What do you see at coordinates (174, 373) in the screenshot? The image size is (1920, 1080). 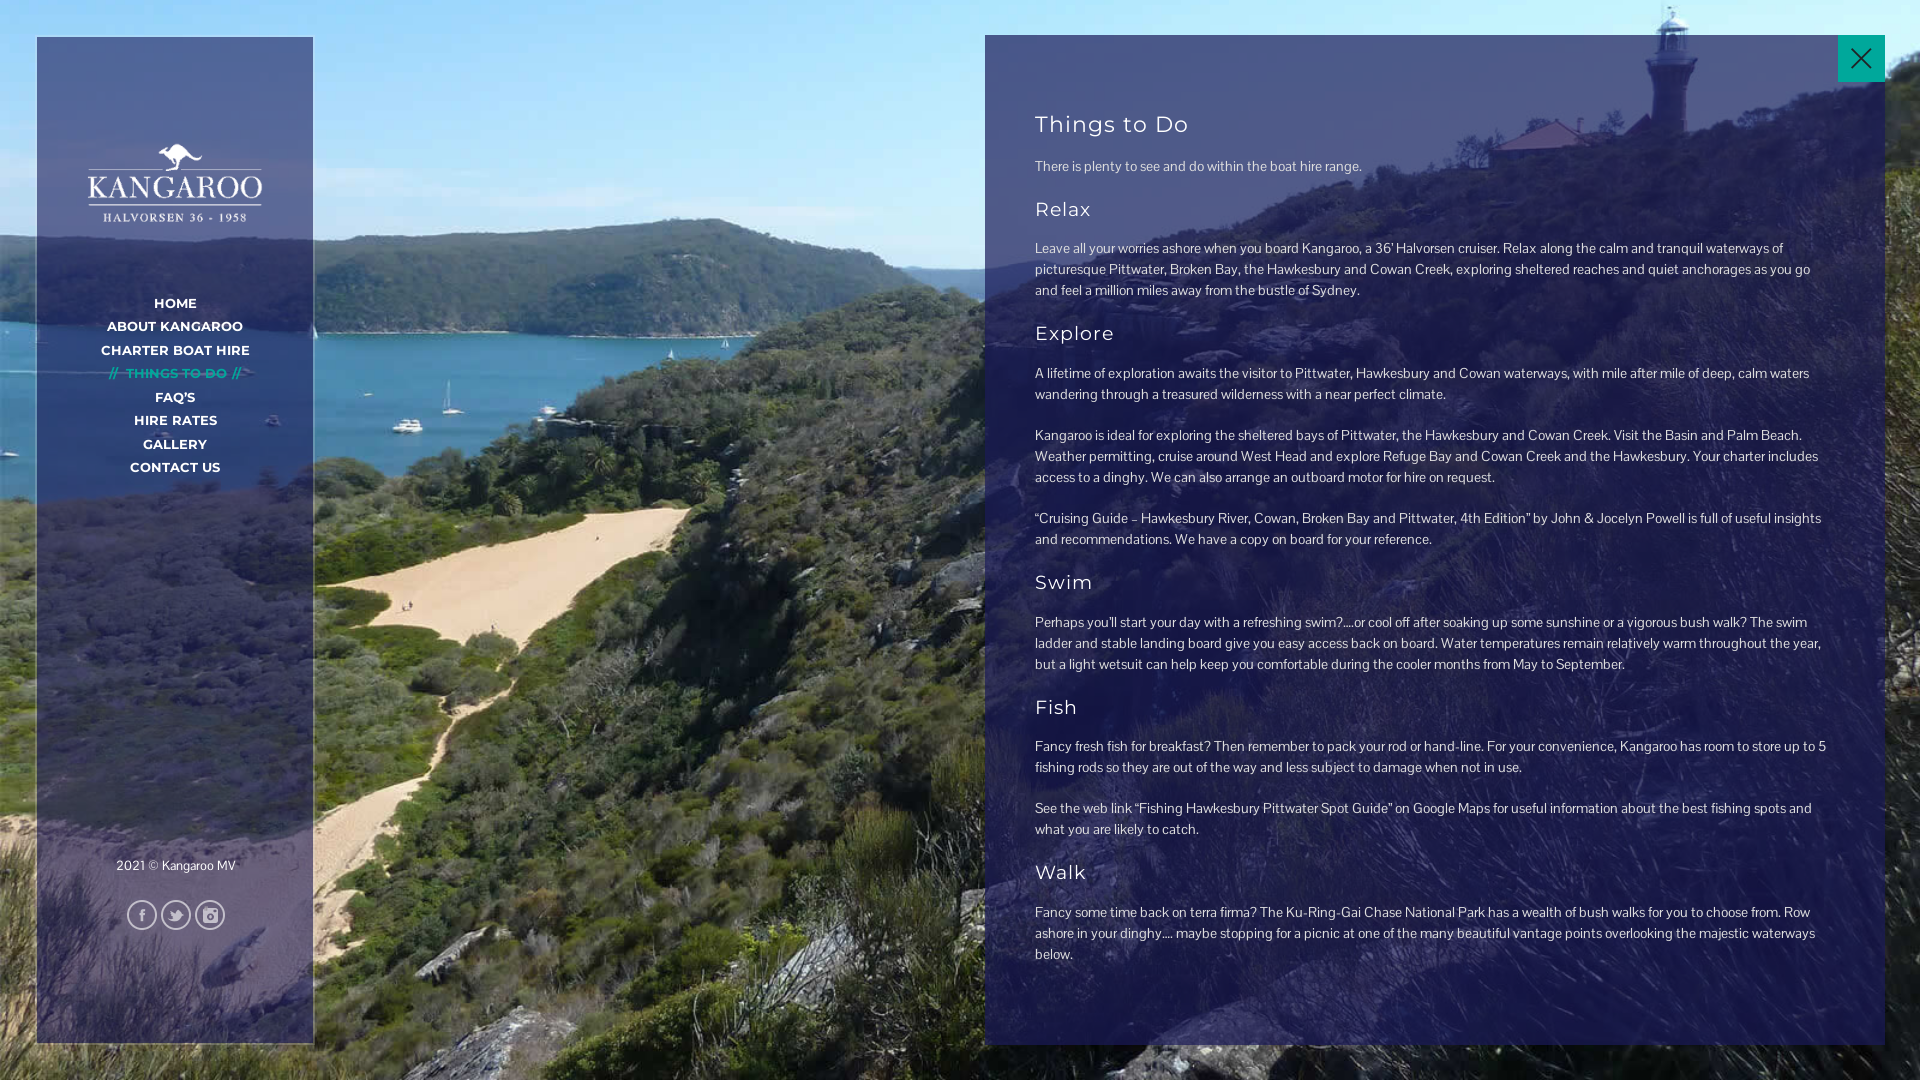 I see `'THINGS TO DO'` at bounding box center [174, 373].